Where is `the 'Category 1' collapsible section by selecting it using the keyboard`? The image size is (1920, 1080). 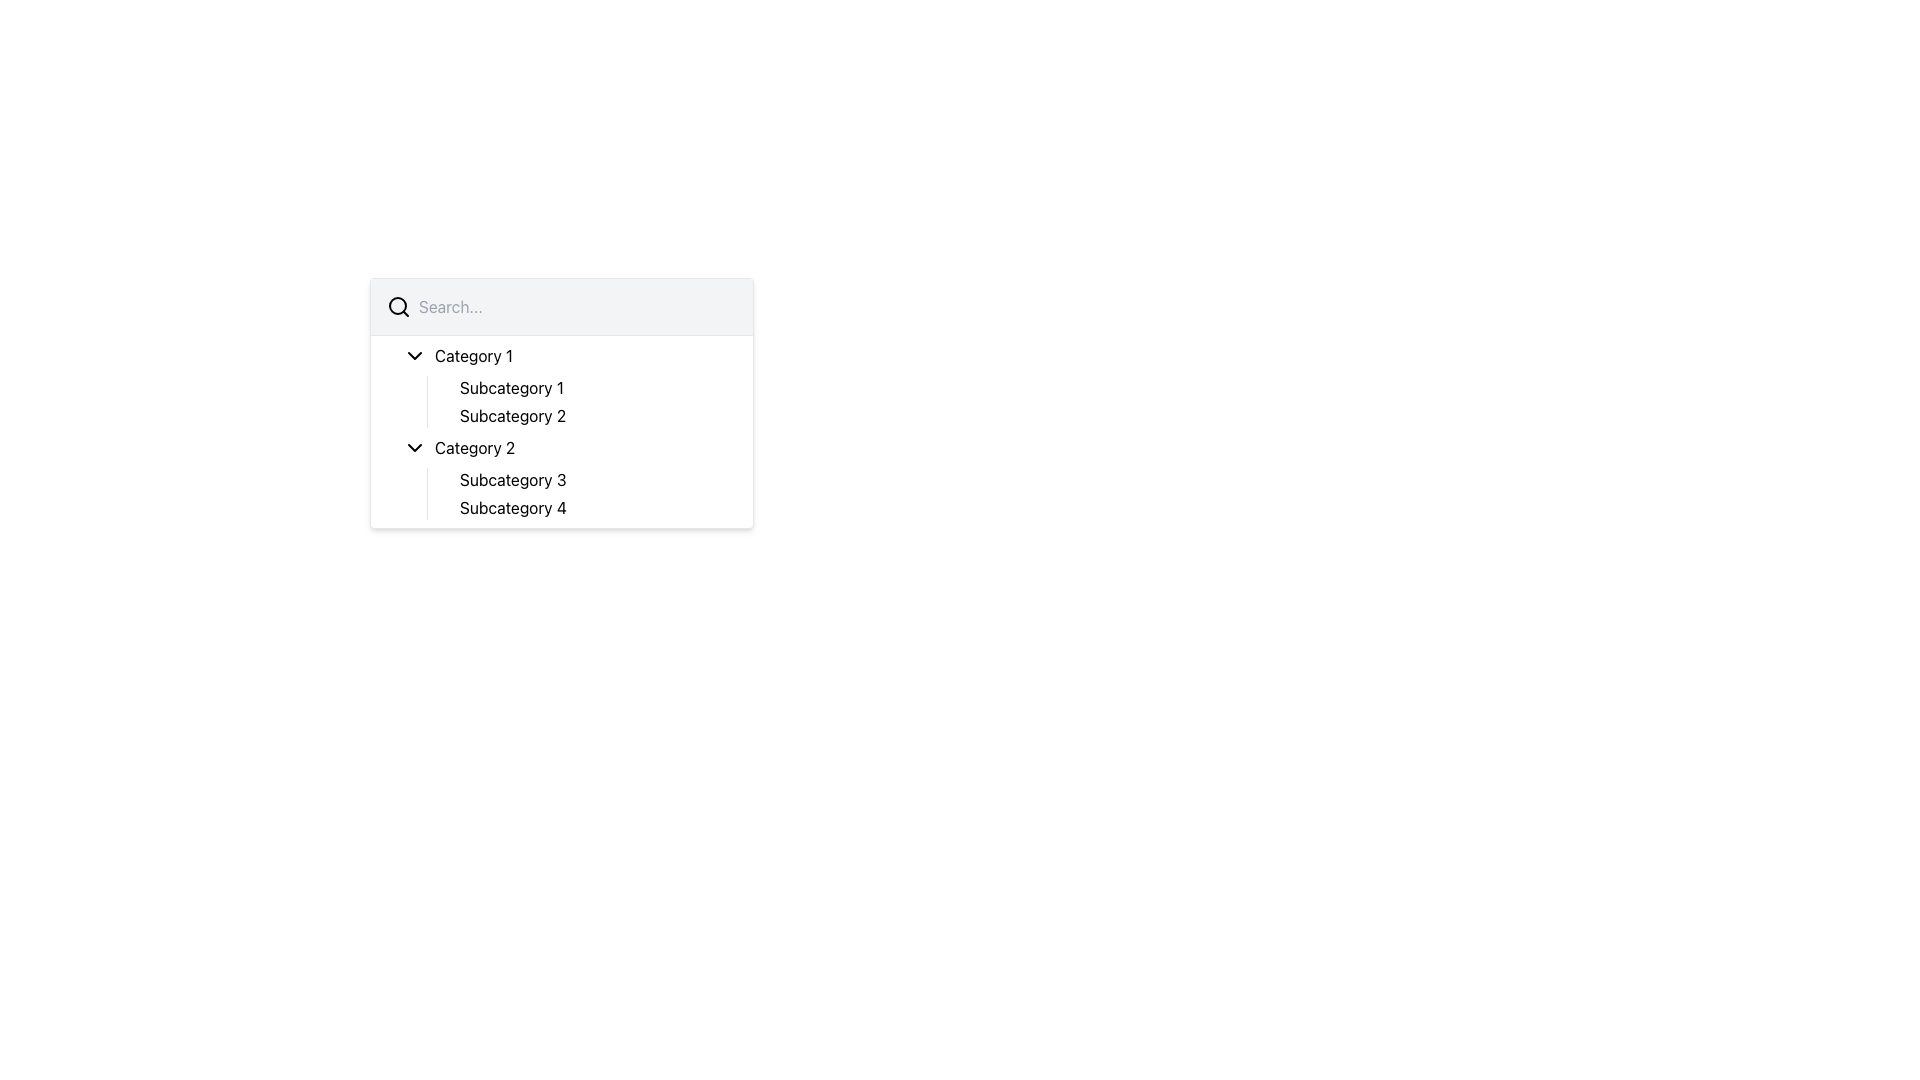 the 'Category 1' collapsible section by selecting it using the keyboard is located at coordinates (560, 385).